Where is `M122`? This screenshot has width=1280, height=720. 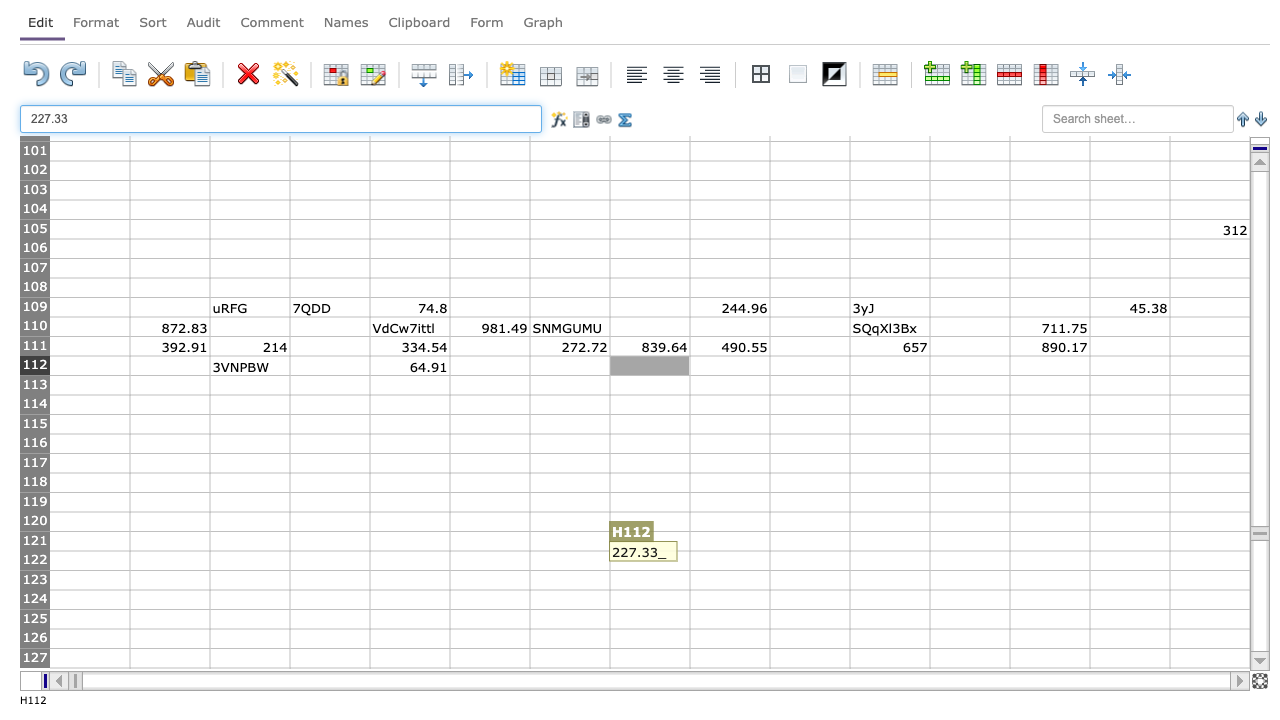 M122 is located at coordinates (1048, 560).